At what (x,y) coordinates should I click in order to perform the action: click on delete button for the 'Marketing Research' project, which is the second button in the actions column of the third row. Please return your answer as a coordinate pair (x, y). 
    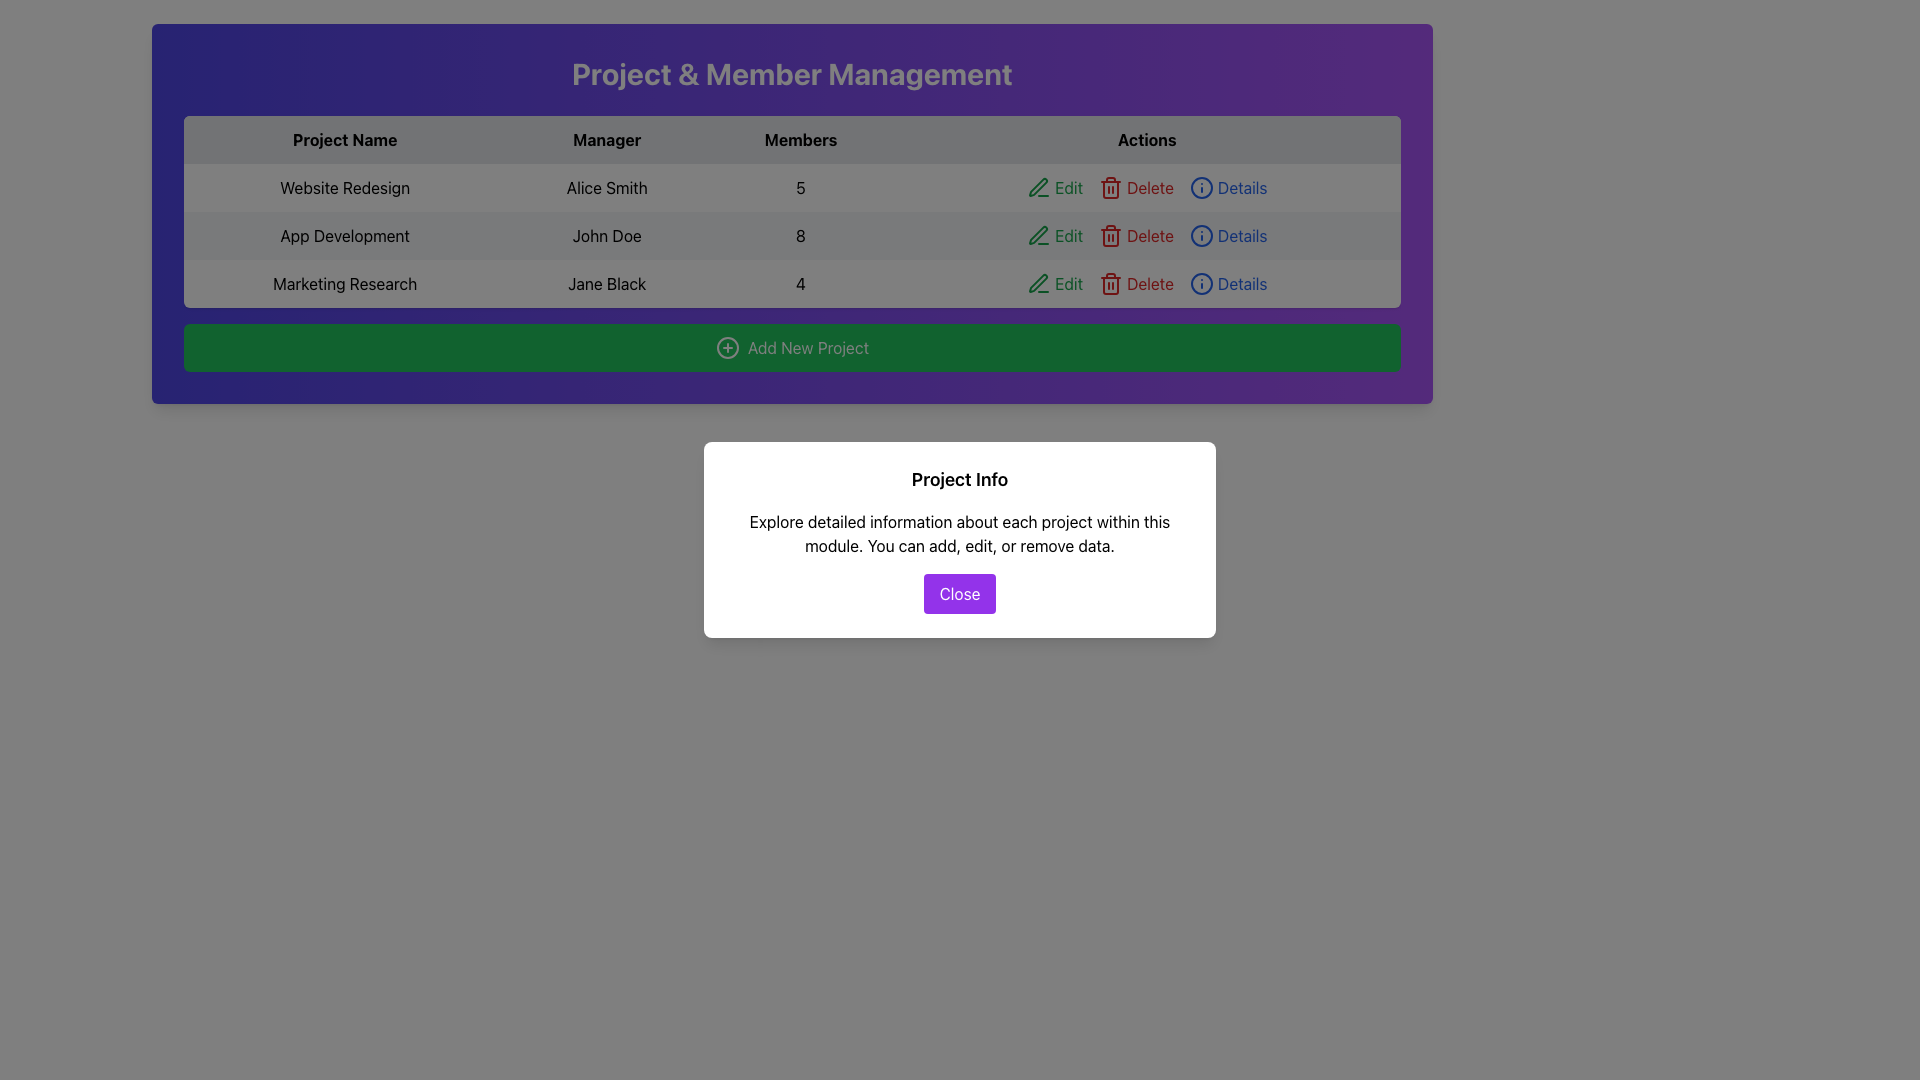
    Looking at the image, I should click on (1110, 189).